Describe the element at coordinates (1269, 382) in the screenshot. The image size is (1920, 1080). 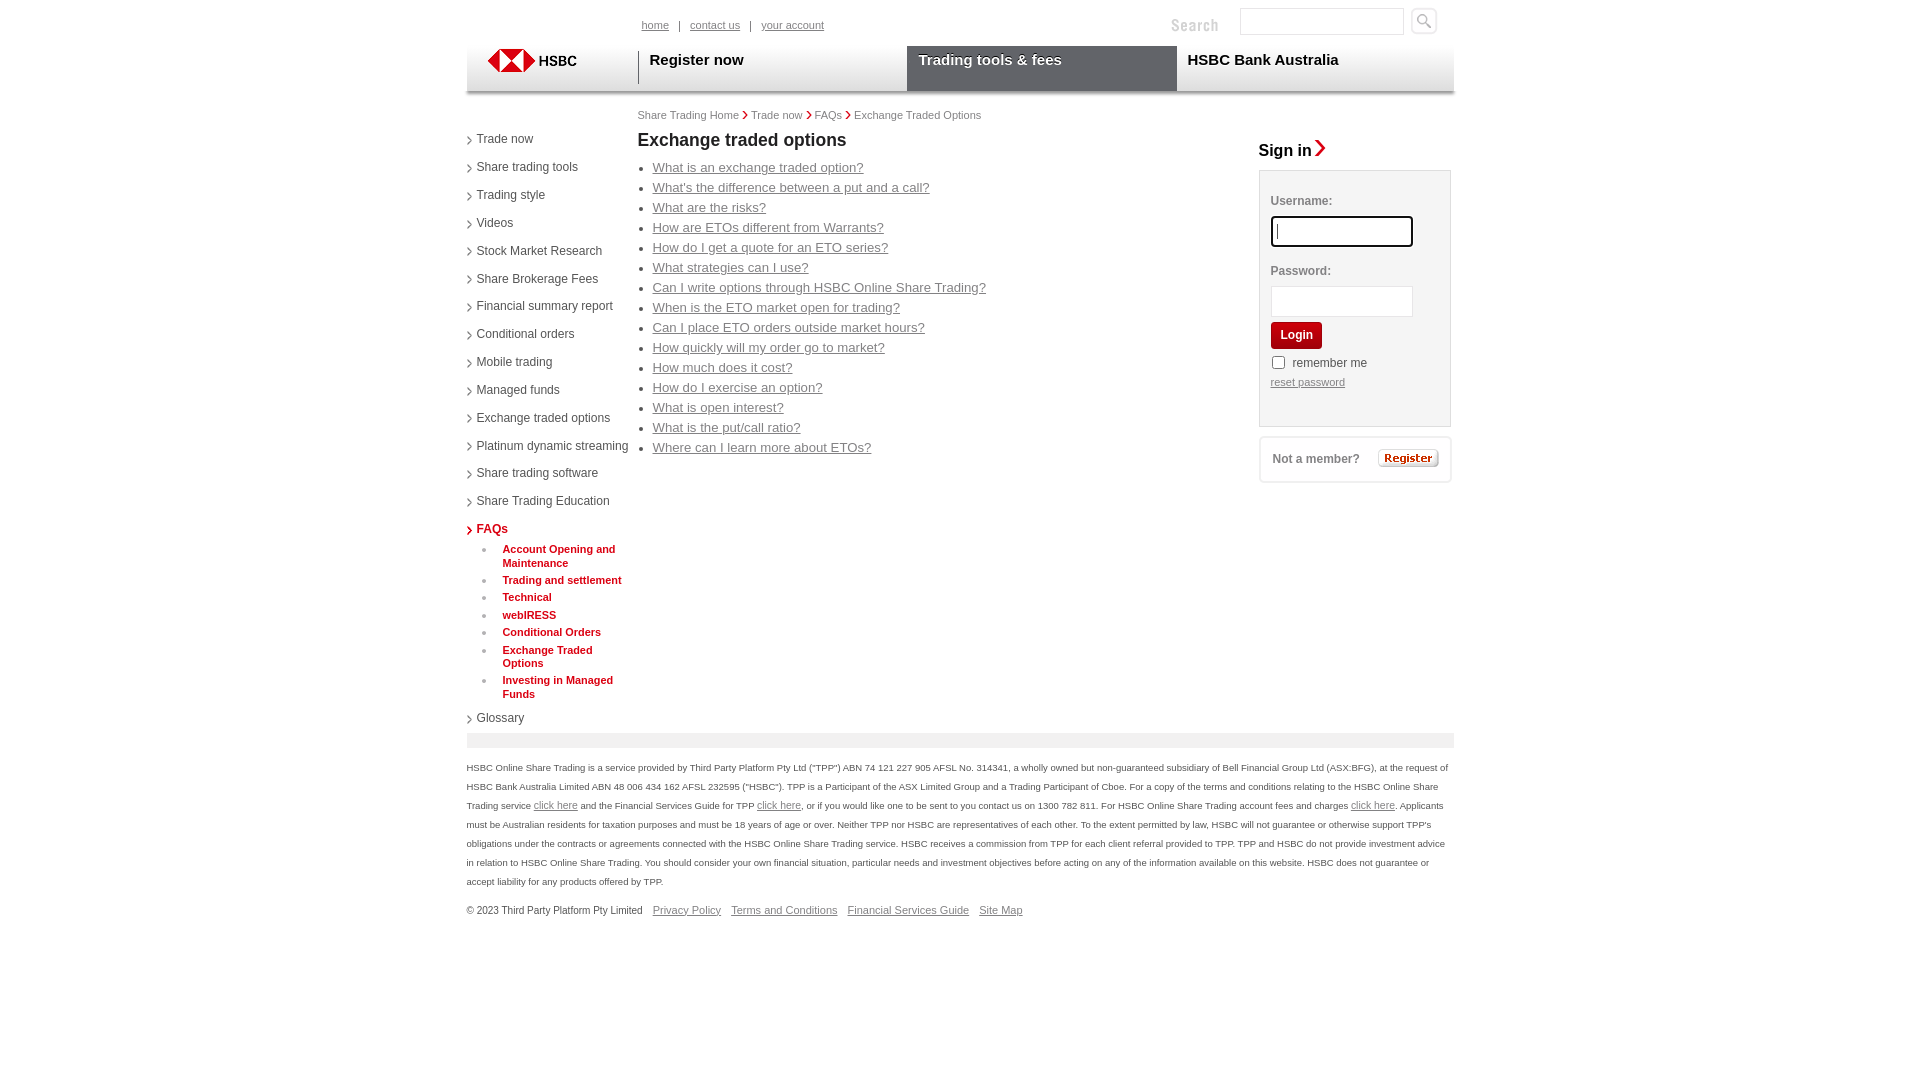
I see `'reset password'` at that location.